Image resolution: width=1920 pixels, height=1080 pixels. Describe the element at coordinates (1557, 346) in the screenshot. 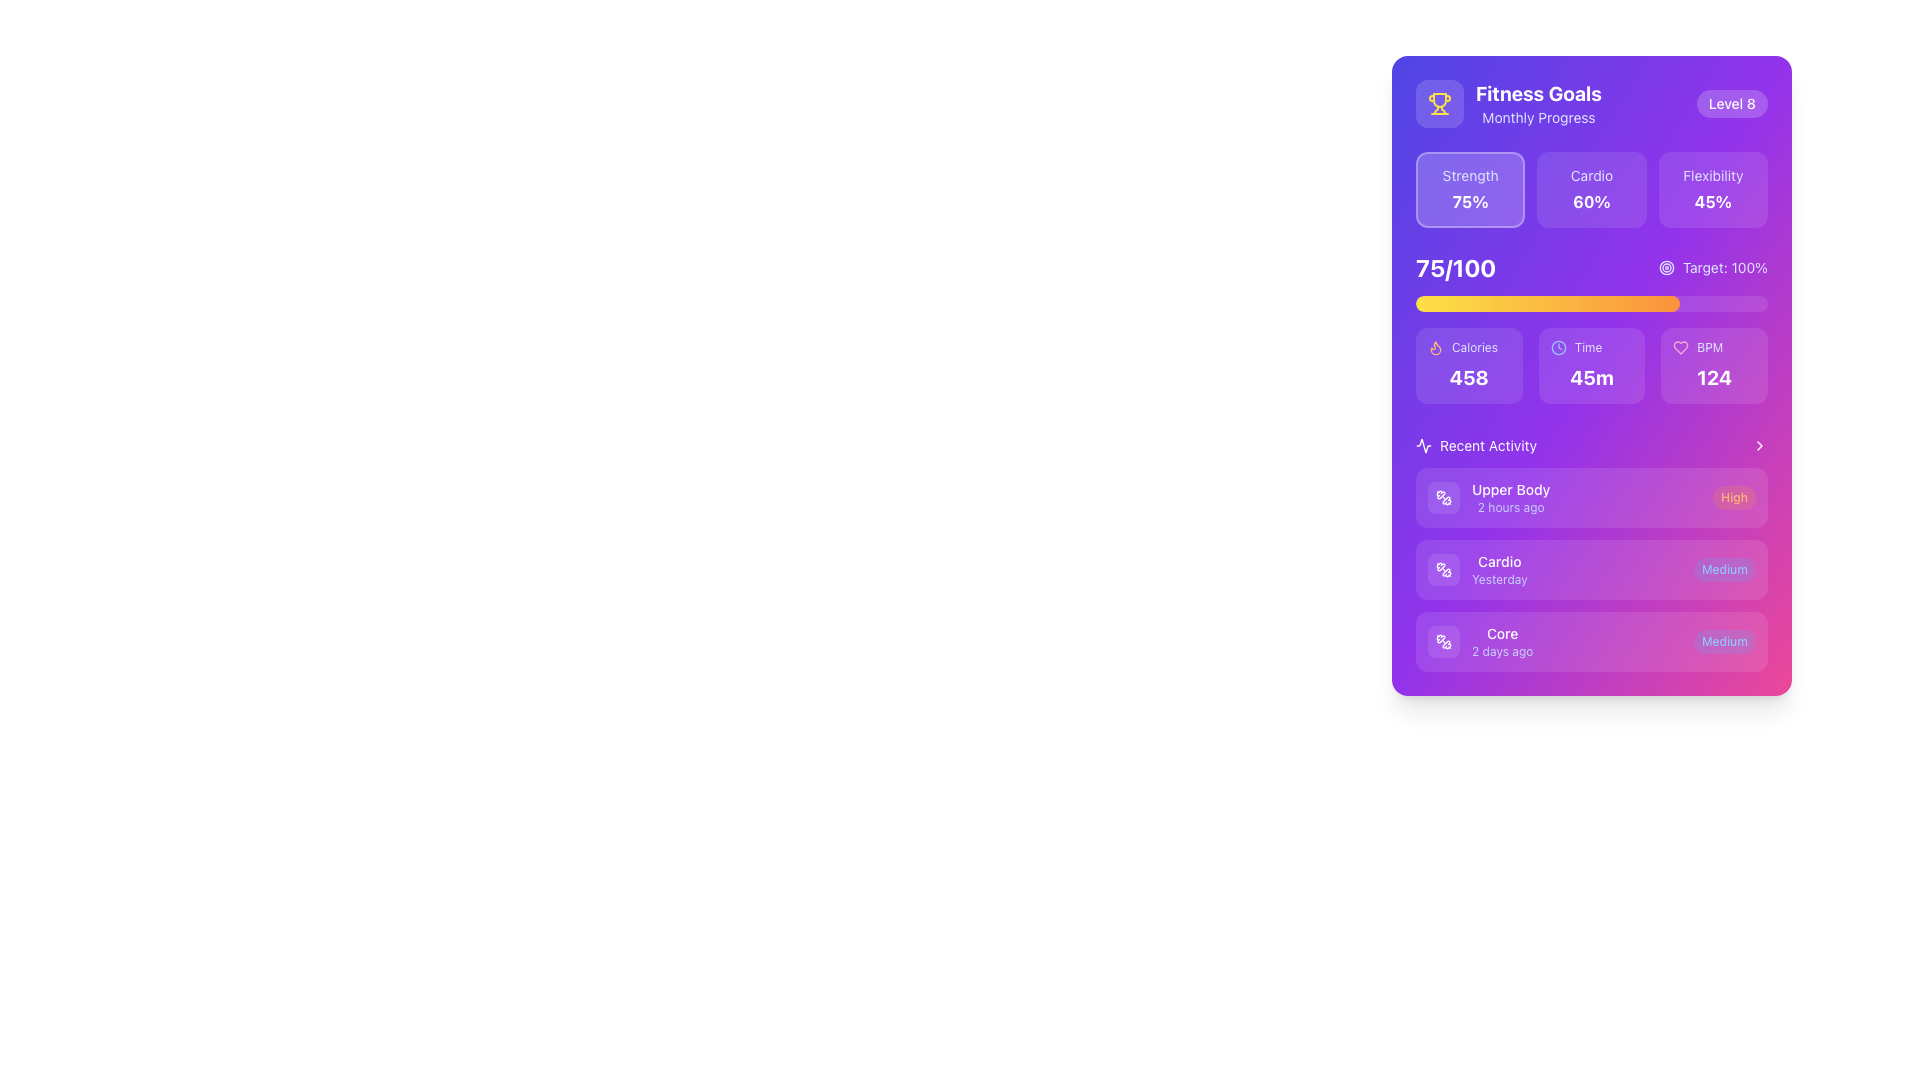

I see `the decorative clock icon located in the 'Time' section of the card-like interface, adjacent to the text '45m'` at that location.